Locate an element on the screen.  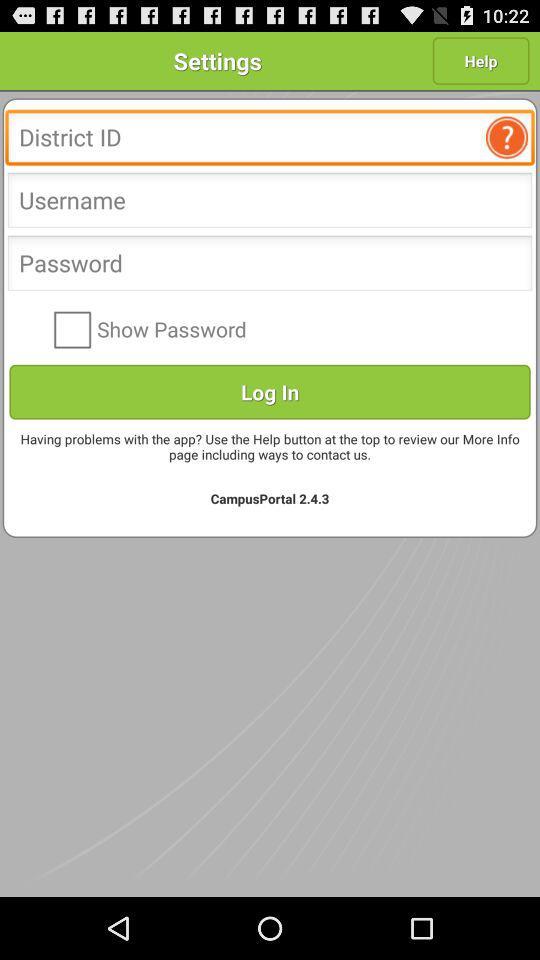
the campusportal 2 4 app is located at coordinates (270, 497).